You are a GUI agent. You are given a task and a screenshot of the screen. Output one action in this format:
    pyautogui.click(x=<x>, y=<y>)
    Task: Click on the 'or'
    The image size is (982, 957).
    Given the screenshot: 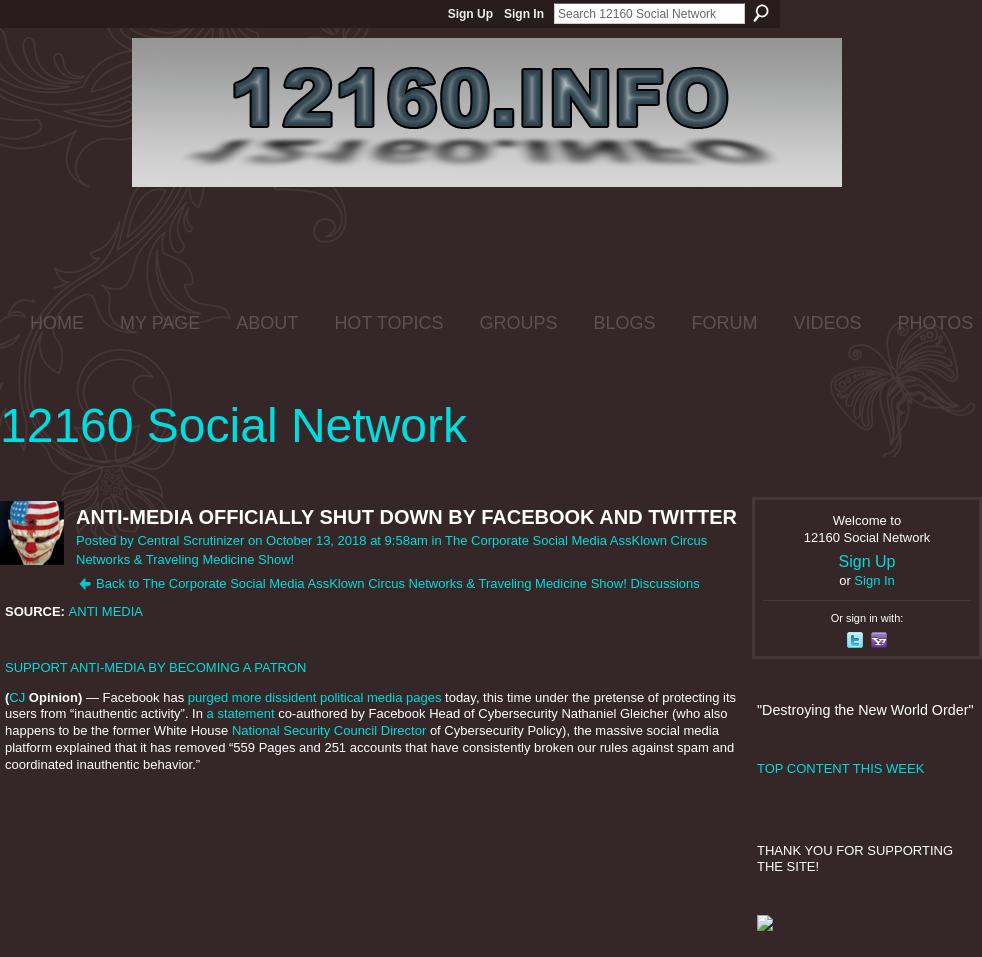 What is the action you would take?
    pyautogui.click(x=846, y=578)
    